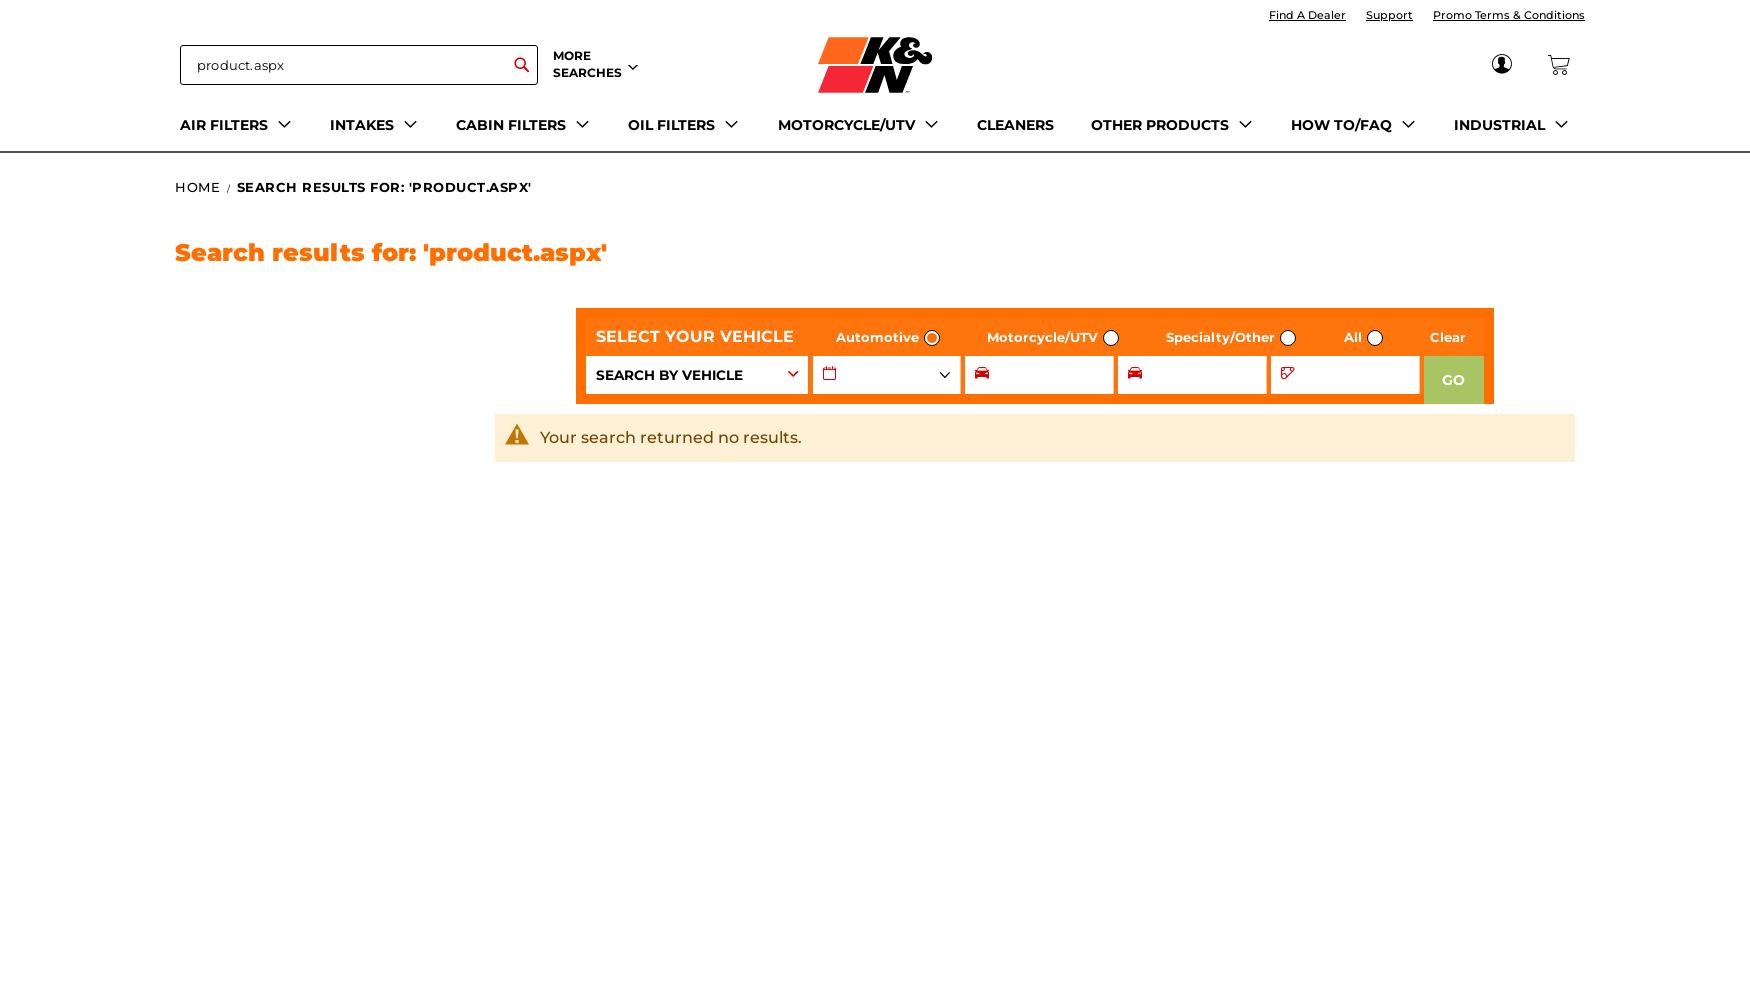  Describe the element at coordinates (1220, 336) in the screenshot. I see `'Specialty/Other'` at that location.